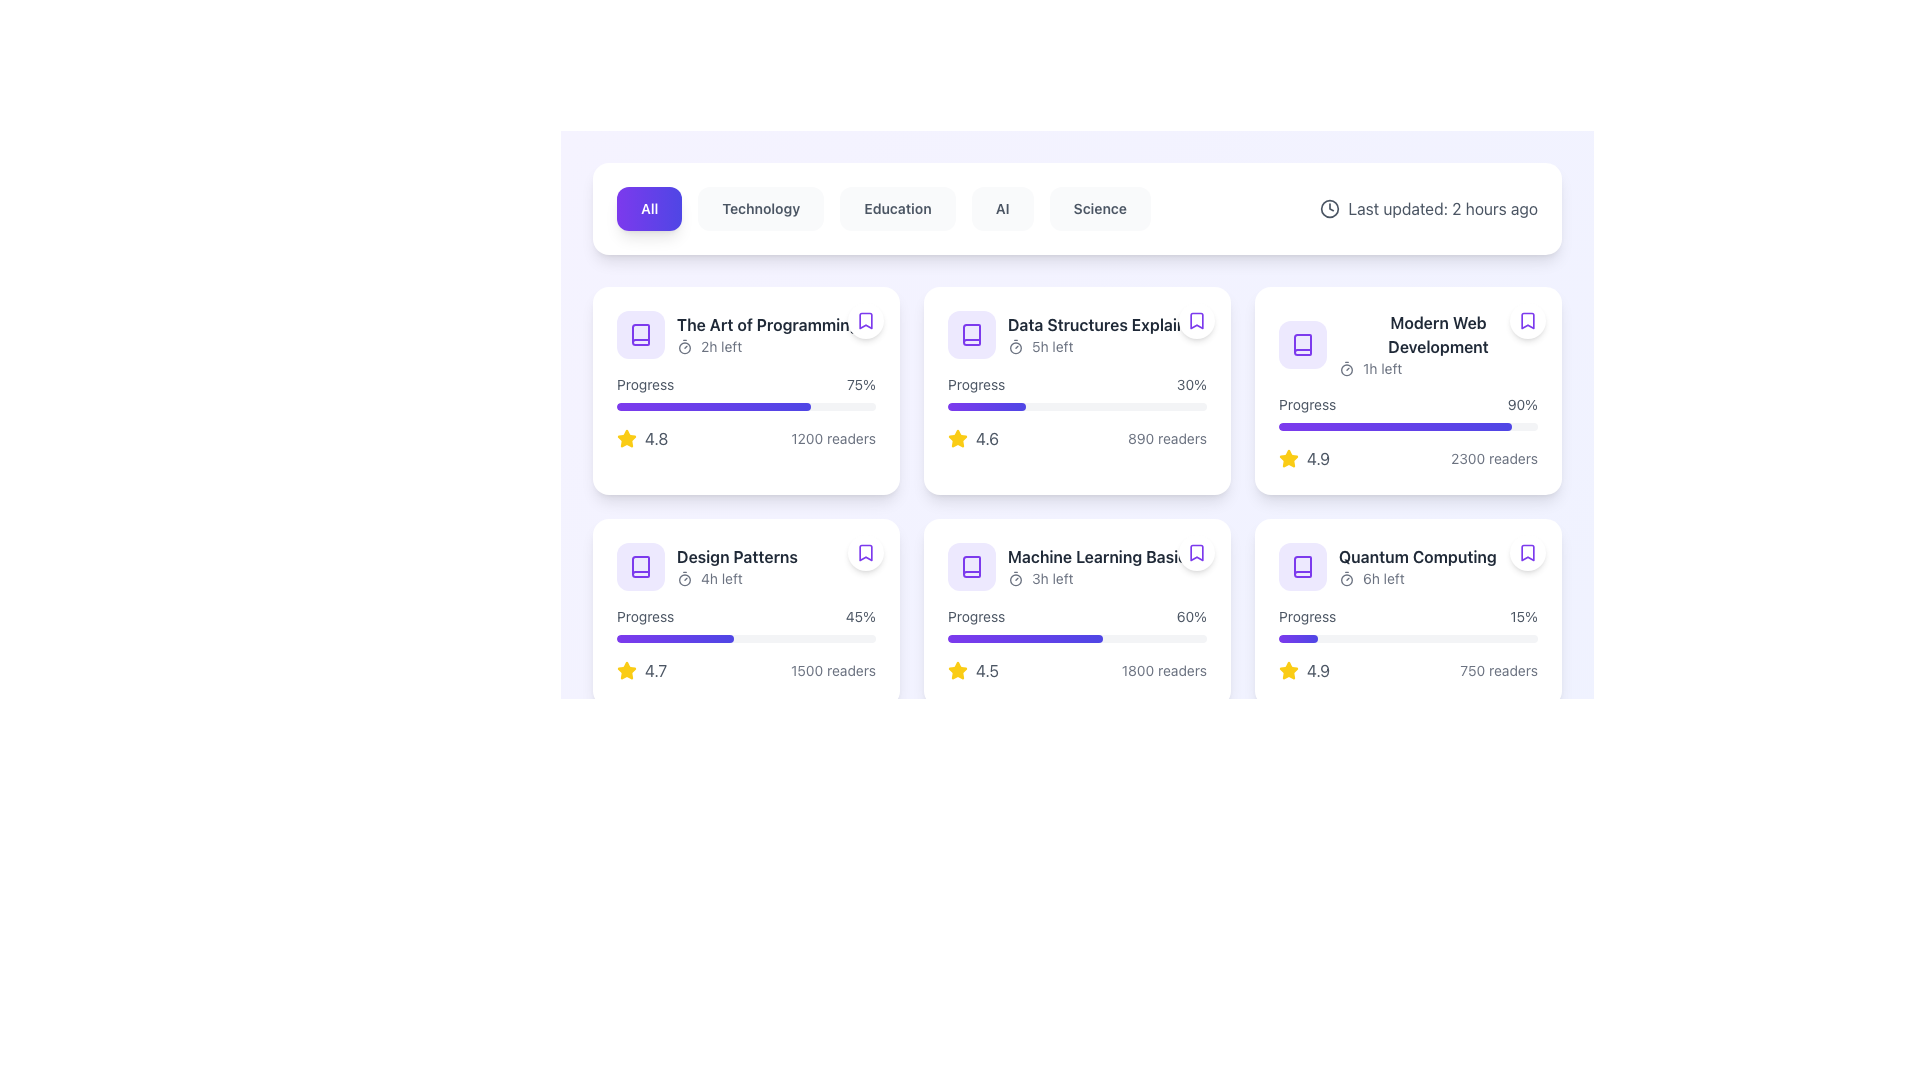 The width and height of the screenshot is (1920, 1080). Describe the element at coordinates (656, 671) in the screenshot. I see `rating value '4.7' displayed in gray text next to the yellow star icon for the item 'Design Patterns'` at that location.